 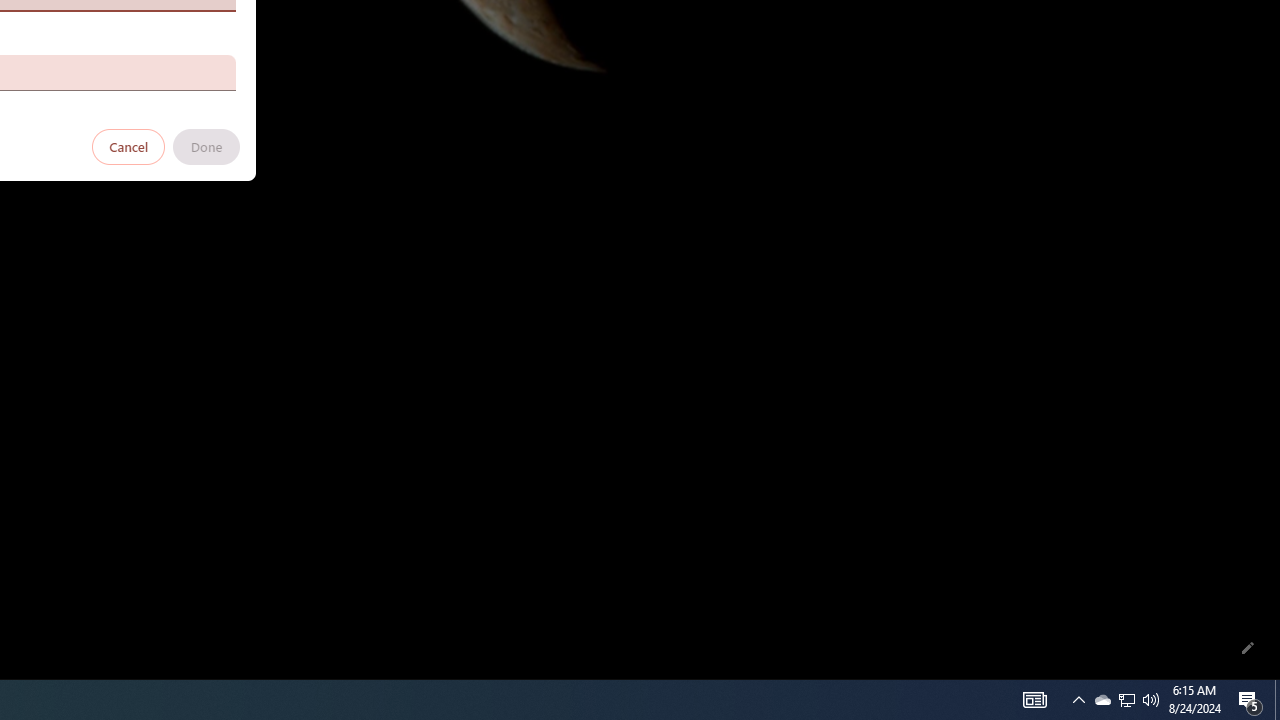 I want to click on 'Done', so click(x=206, y=145).